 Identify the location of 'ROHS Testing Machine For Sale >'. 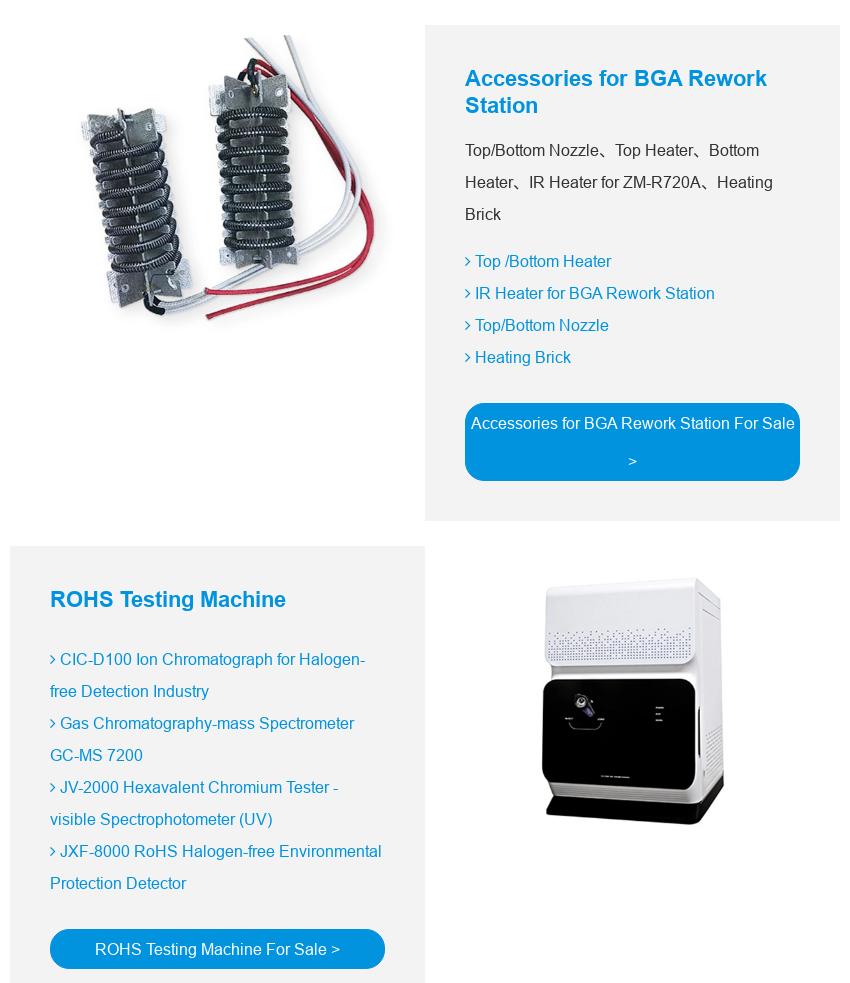
(94, 948).